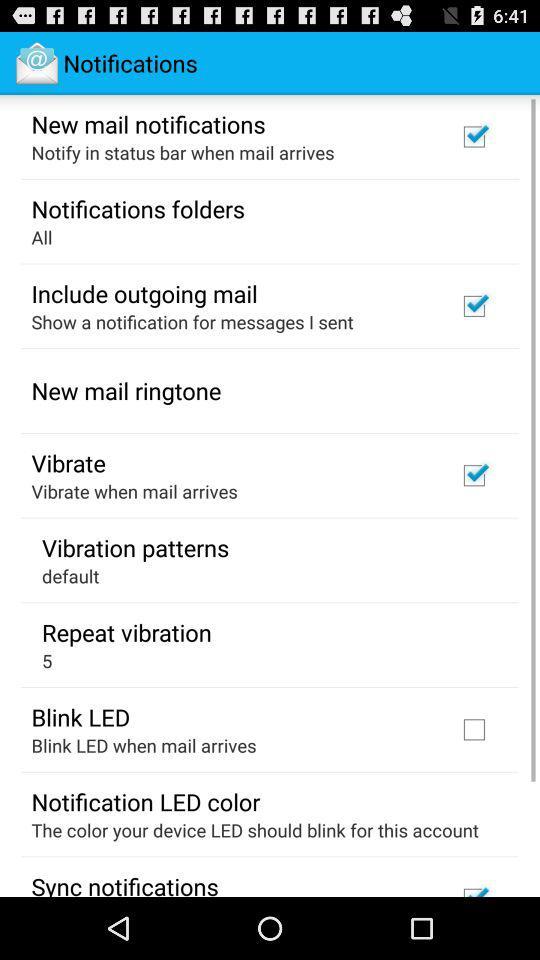 This screenshot has height=960, width=540. Describe the element at coordinates (192, 321) in the screenshot. I see `show a notification icon` at that location.